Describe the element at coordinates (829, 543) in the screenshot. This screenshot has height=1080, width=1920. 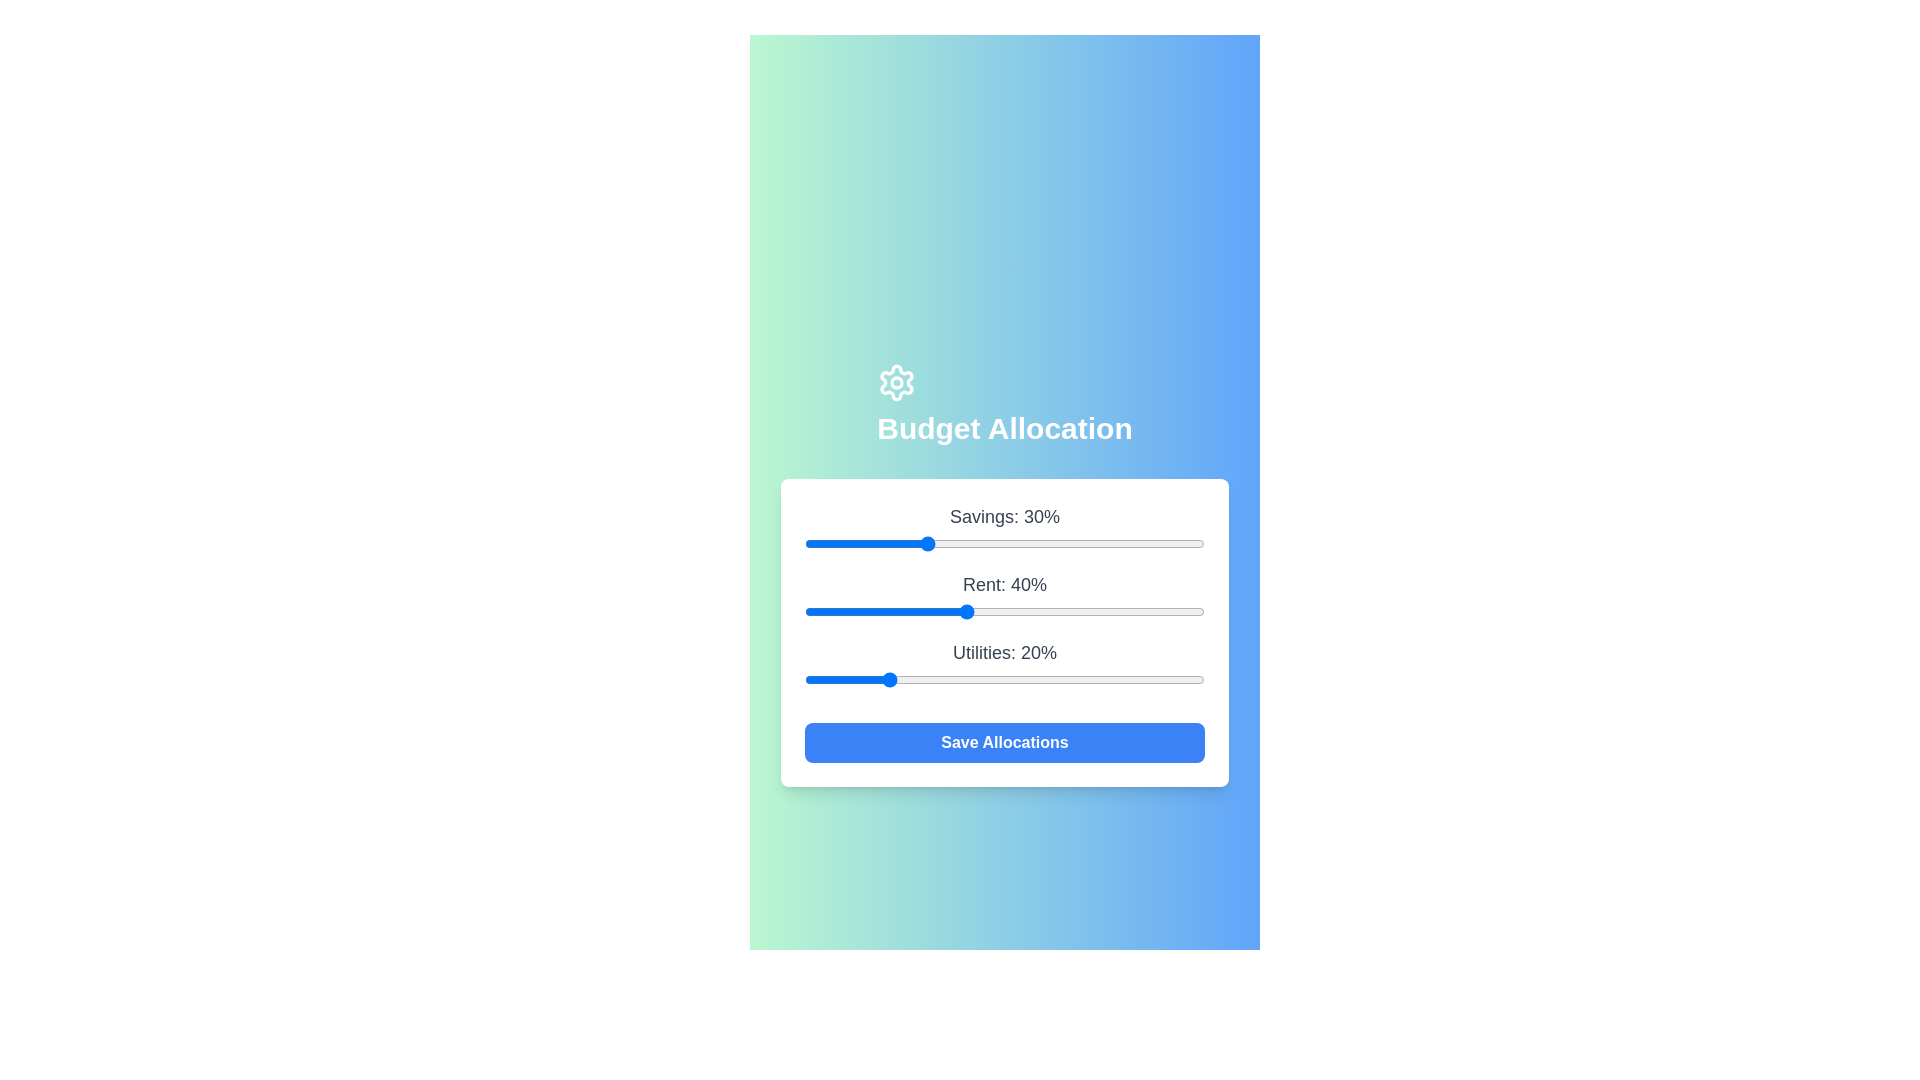
I see `the 'Savings' slider to 6%` at that location.